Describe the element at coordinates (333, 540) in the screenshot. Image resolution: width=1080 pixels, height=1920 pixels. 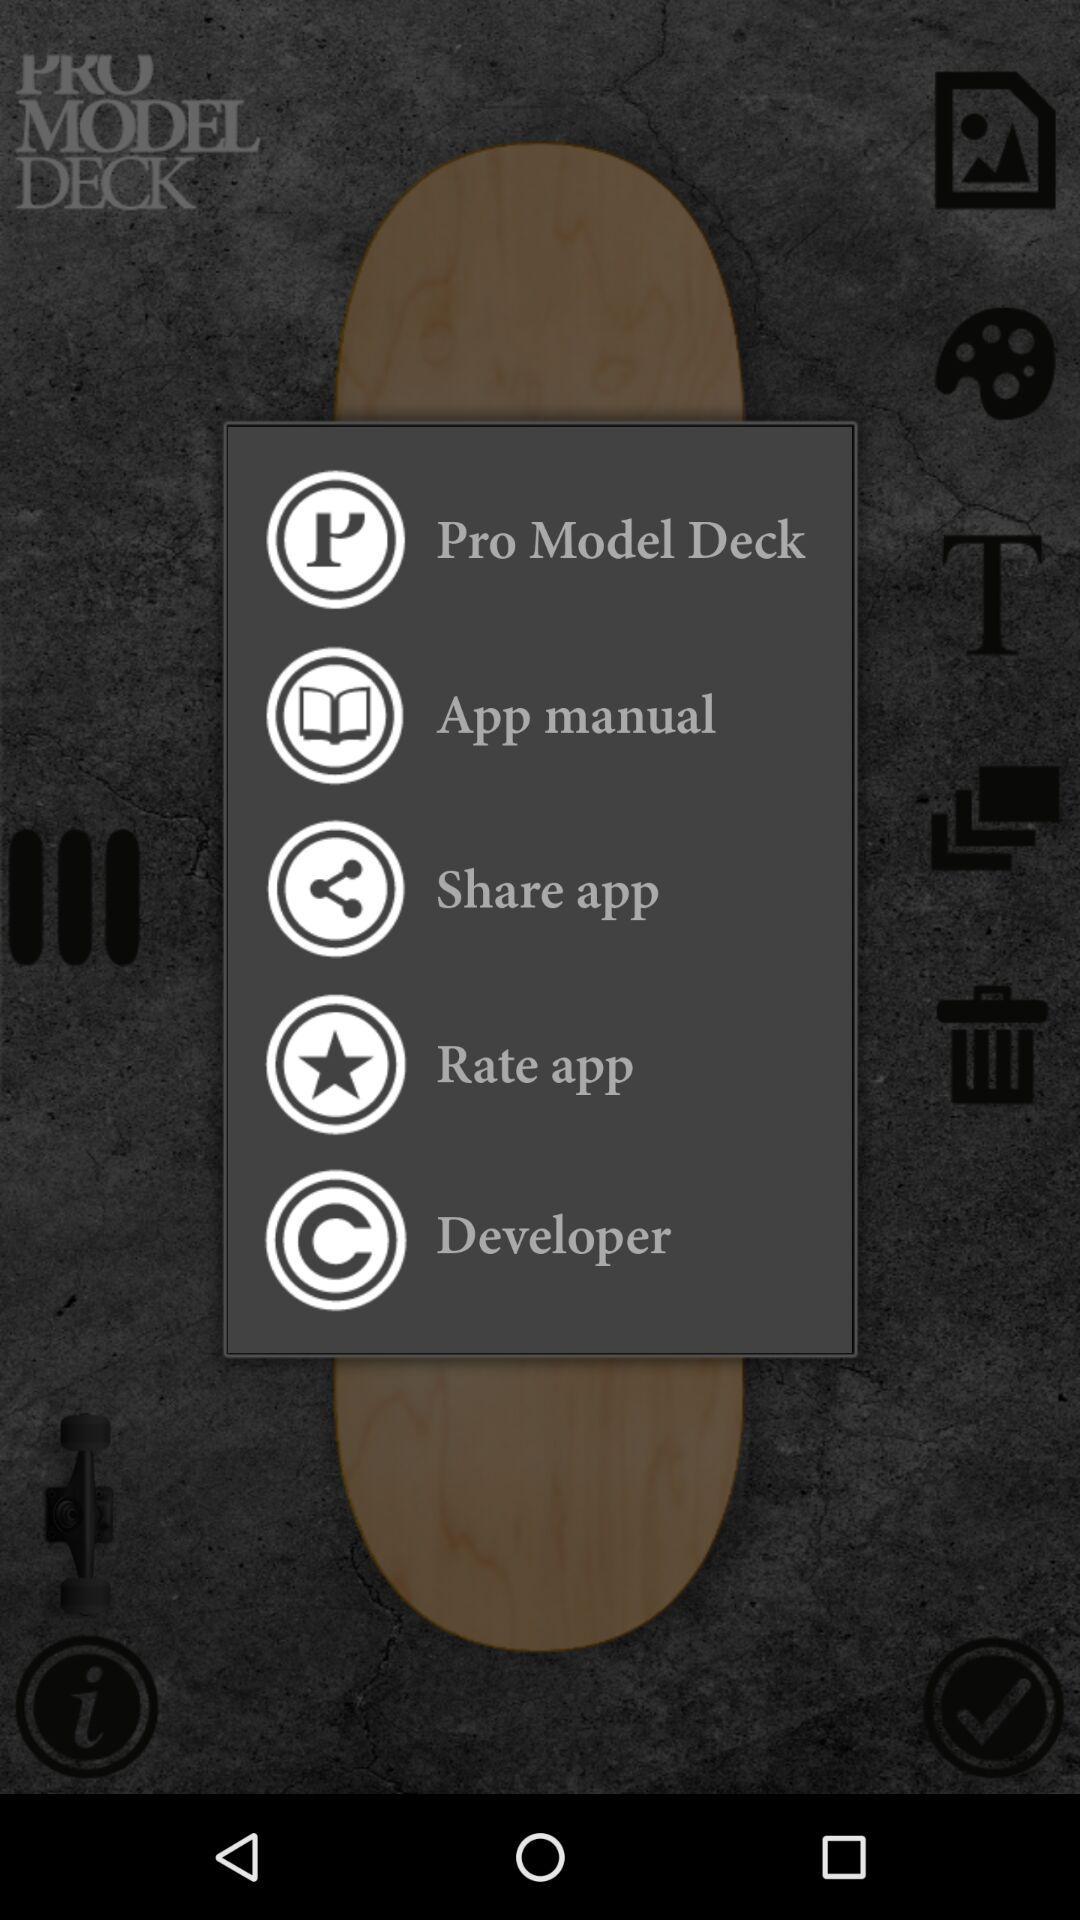
I see `the icon at the top left corner` at that location.